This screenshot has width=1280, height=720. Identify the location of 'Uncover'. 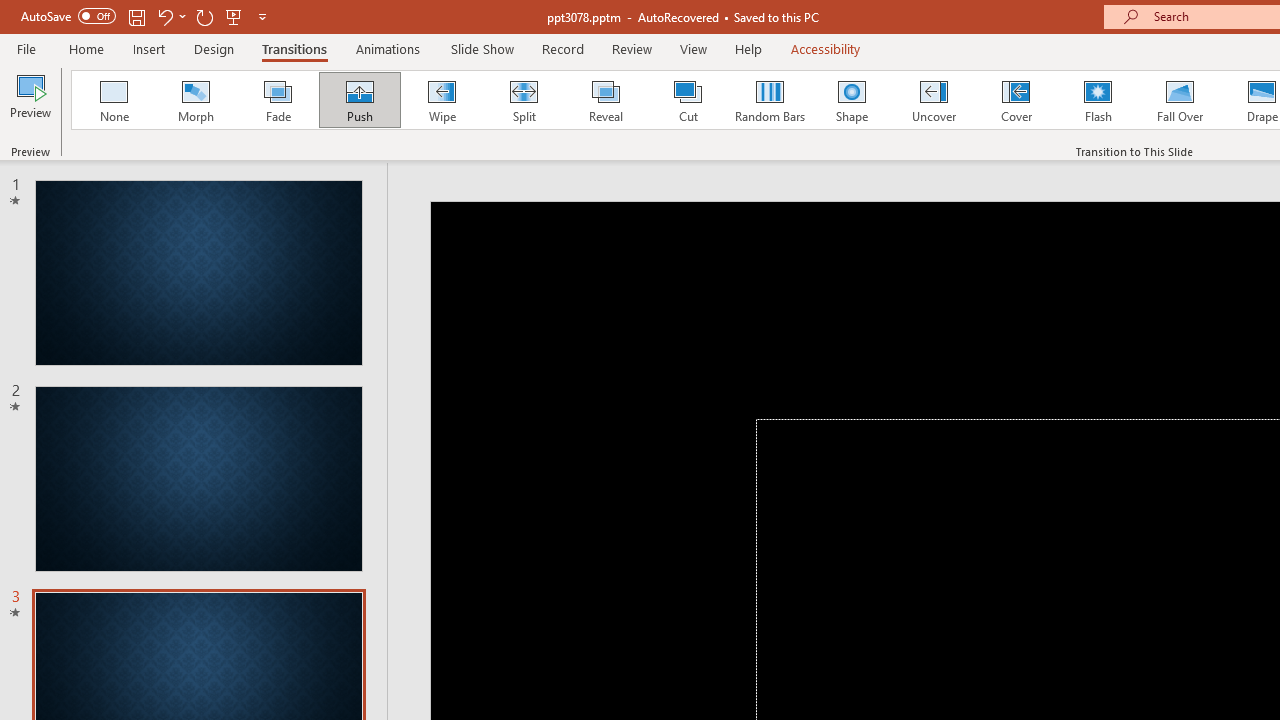
(933, 100).